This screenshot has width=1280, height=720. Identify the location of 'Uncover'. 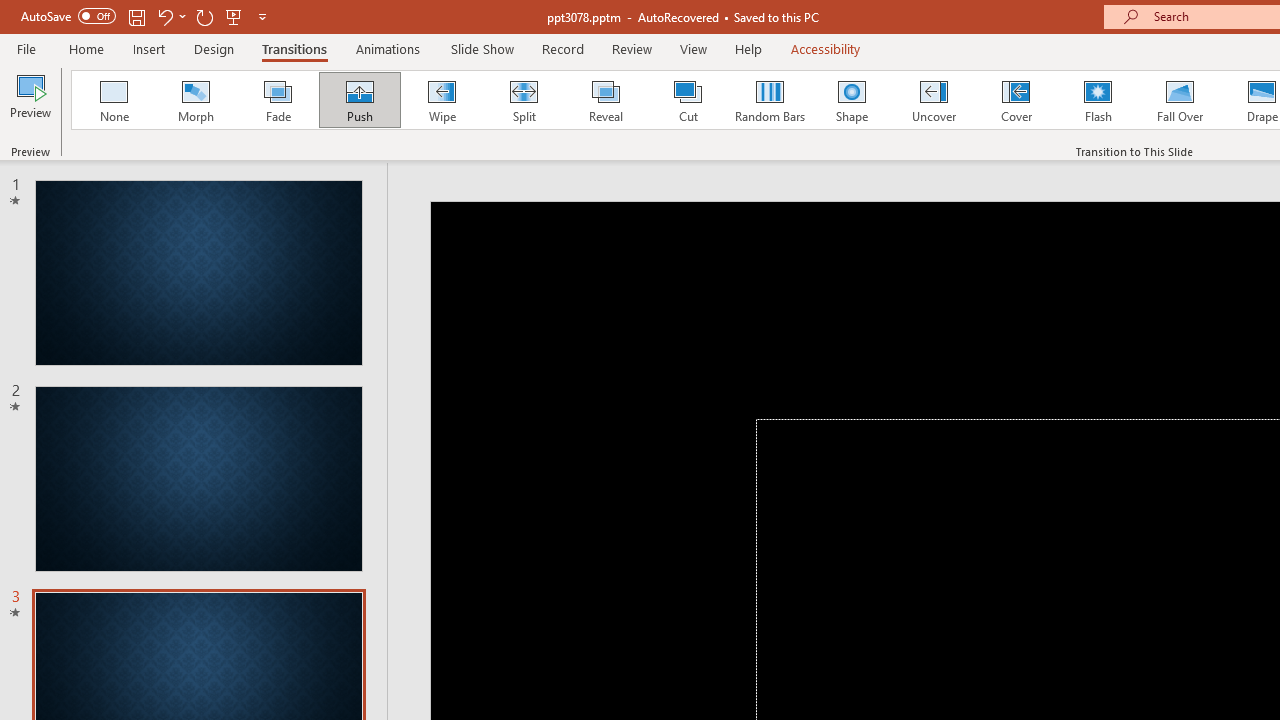
(933, 100).